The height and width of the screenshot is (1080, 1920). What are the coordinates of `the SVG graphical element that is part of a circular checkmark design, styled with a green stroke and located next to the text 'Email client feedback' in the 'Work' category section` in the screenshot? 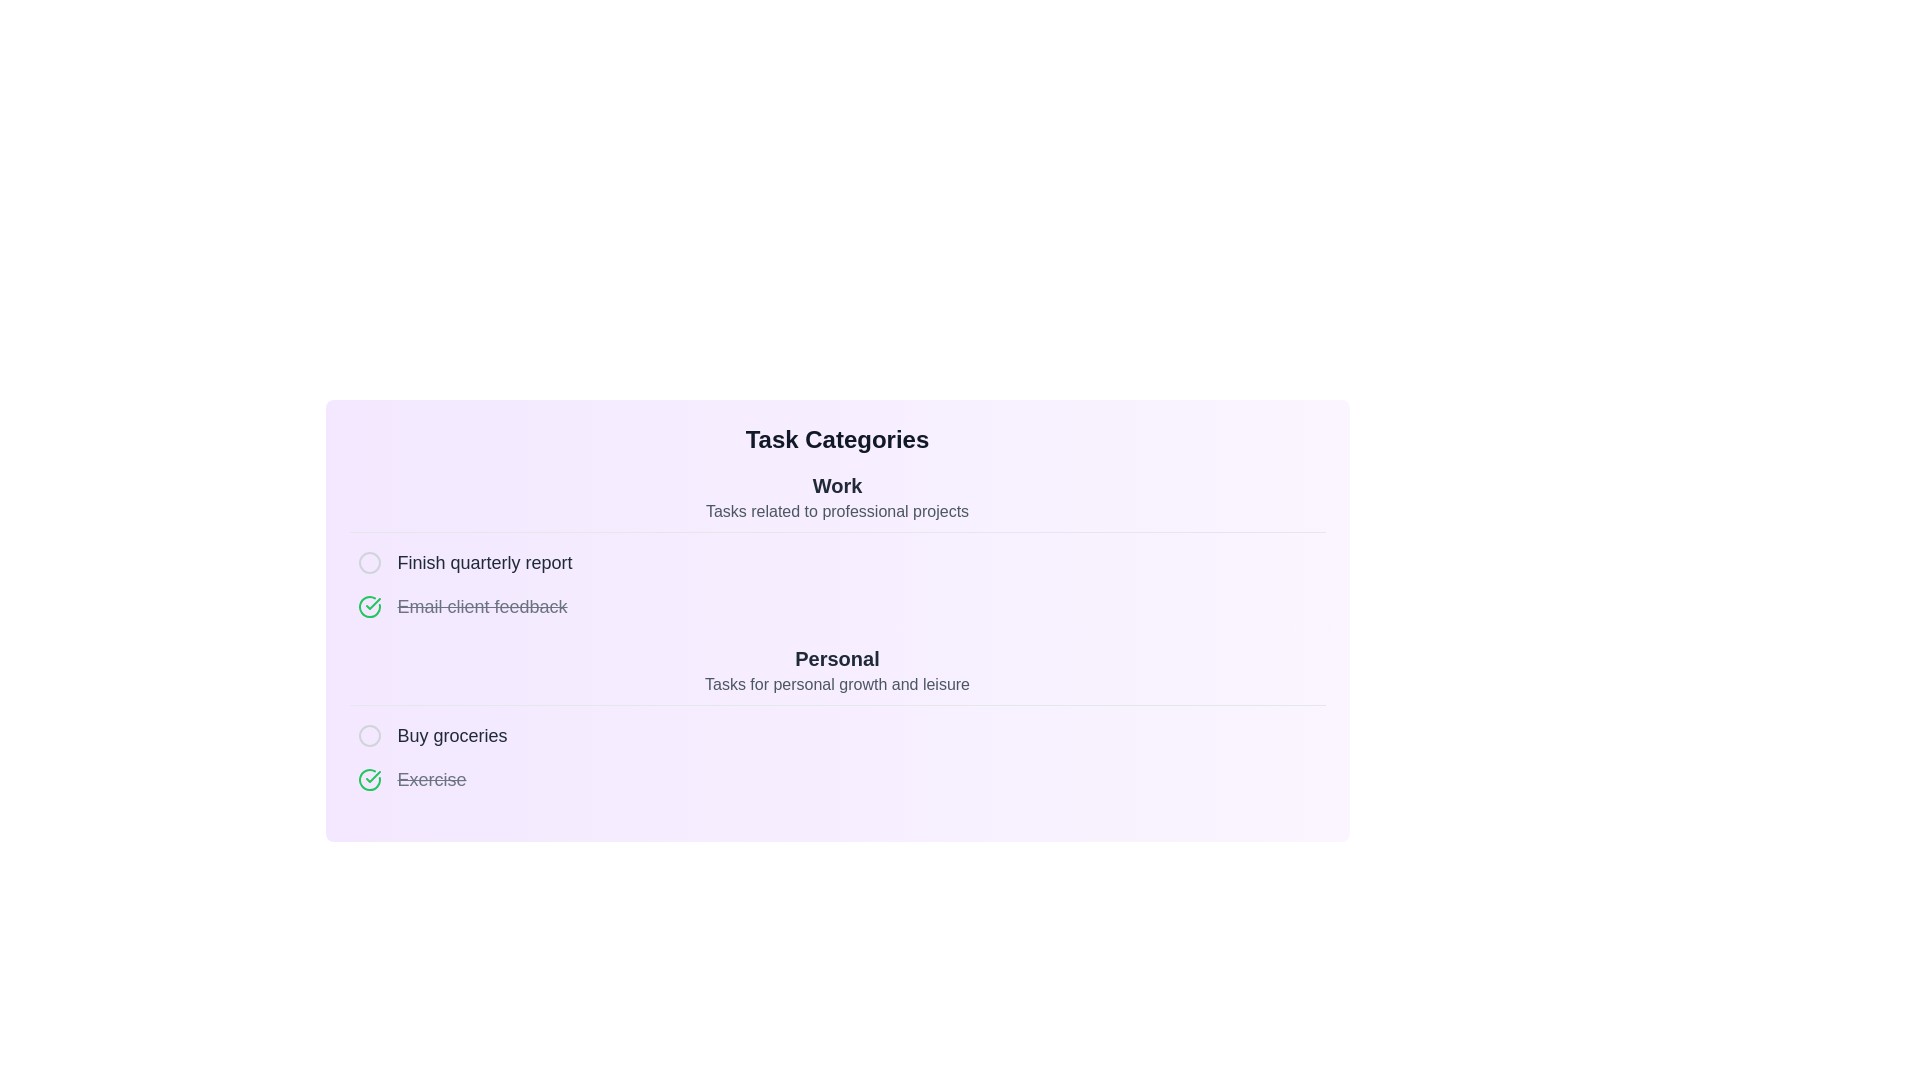 It's located at (369, 778).